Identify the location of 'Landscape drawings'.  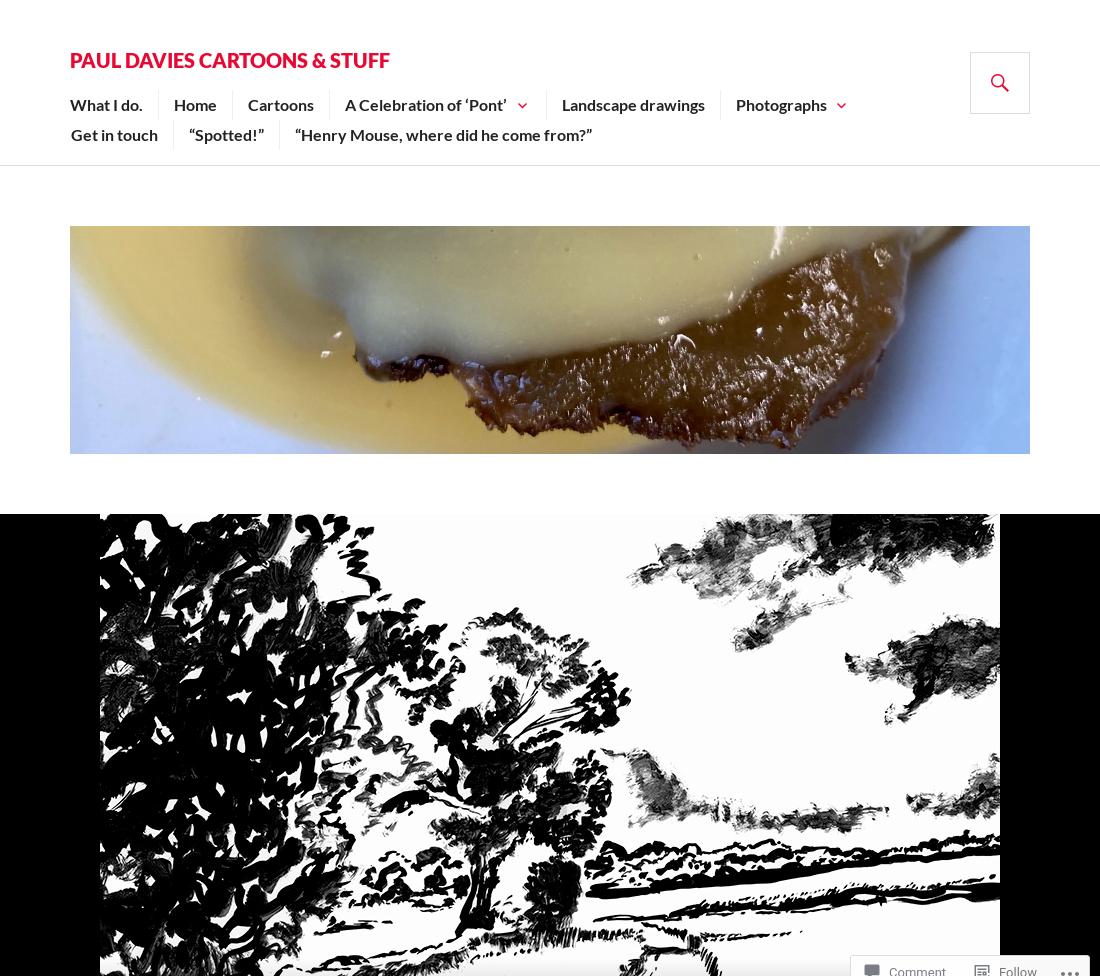
(632, 104).